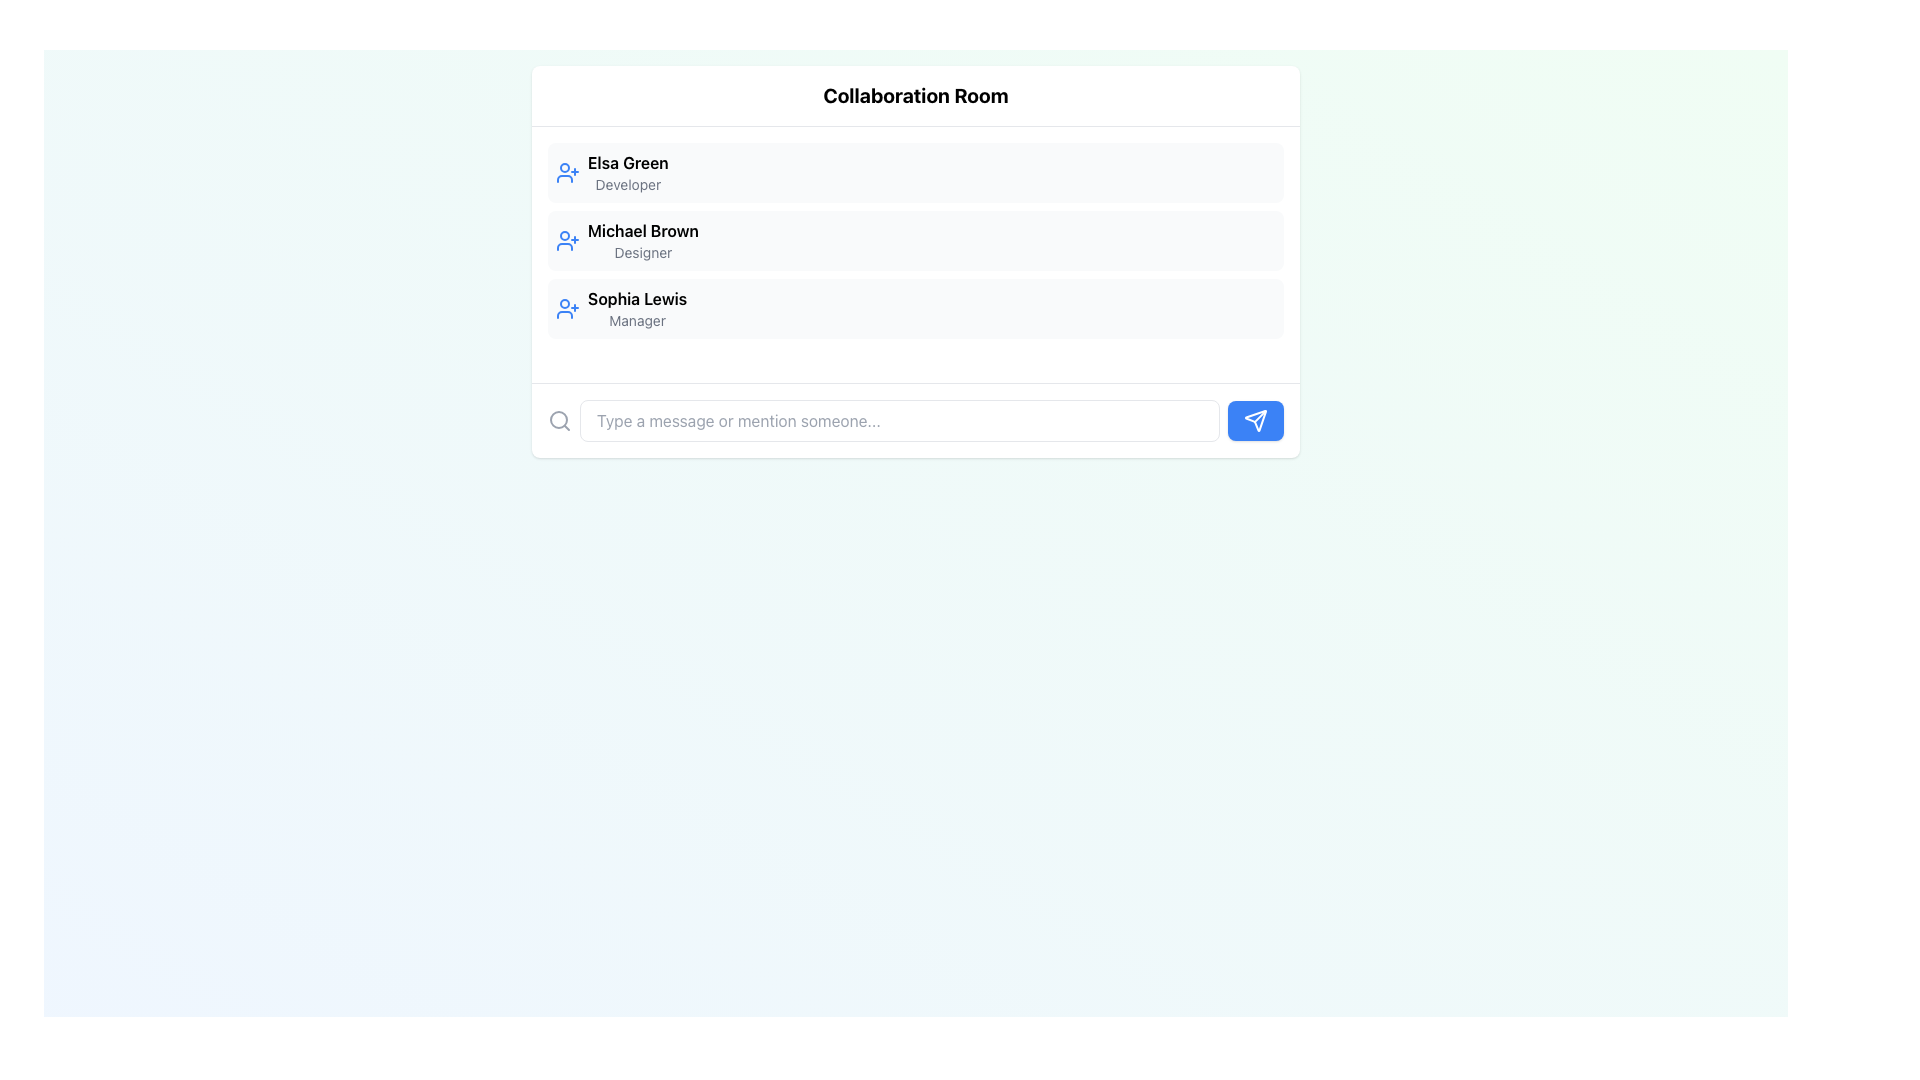 The height and width of the screenshot is (1080, 1920). What do you see at coordinates (643, 239) in the screenshot?
I see `the Text Display element that shows a user's name and designation, positioned between 'Elsa Green Developer' and 'Sophia Lewis Manager'` at bounding box center [643, 239].